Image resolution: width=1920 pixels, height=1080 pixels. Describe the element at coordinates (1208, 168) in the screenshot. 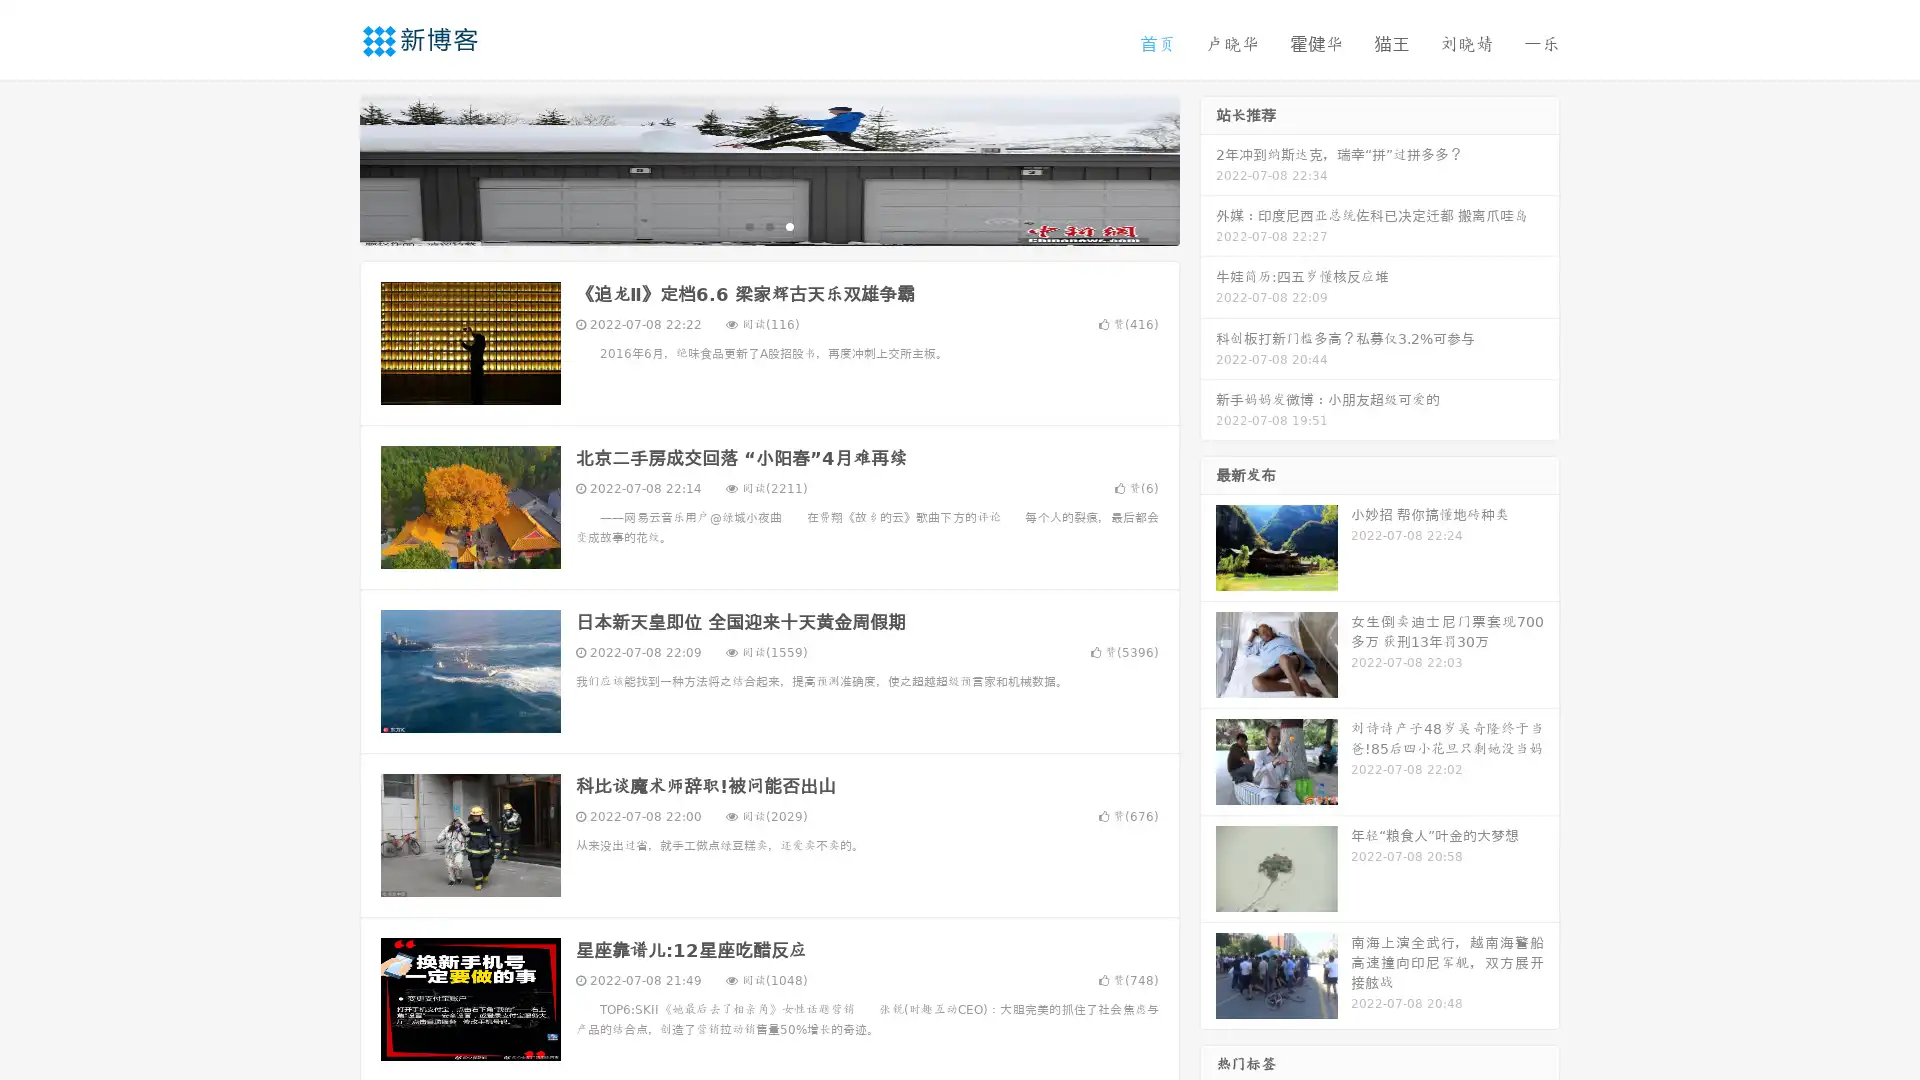

I see `Next slide` at that location.